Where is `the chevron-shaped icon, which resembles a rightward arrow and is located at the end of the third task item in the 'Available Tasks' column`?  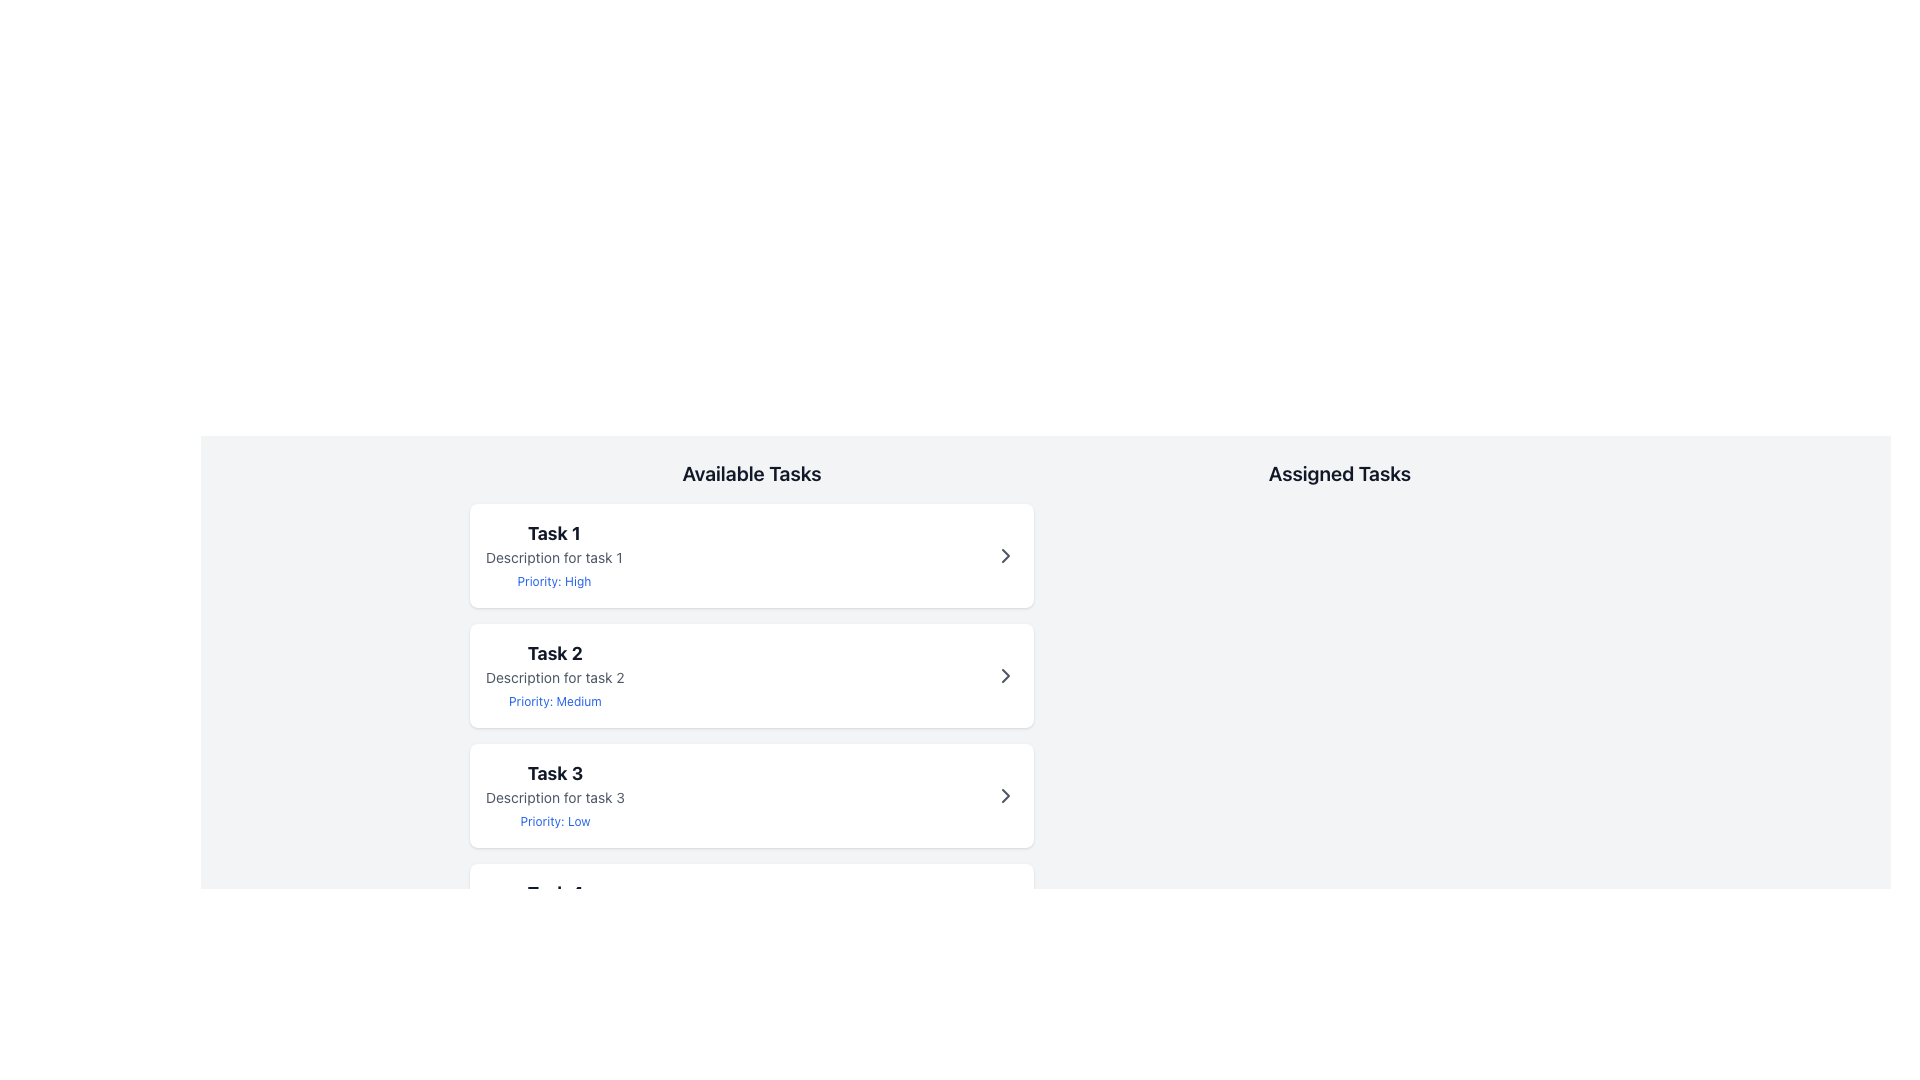 the chevron-shaped icon, which resembles a rightward arrow and is located at the end of the third task item in the 'Available Tasks' column is located at coordinates (1006, 794).